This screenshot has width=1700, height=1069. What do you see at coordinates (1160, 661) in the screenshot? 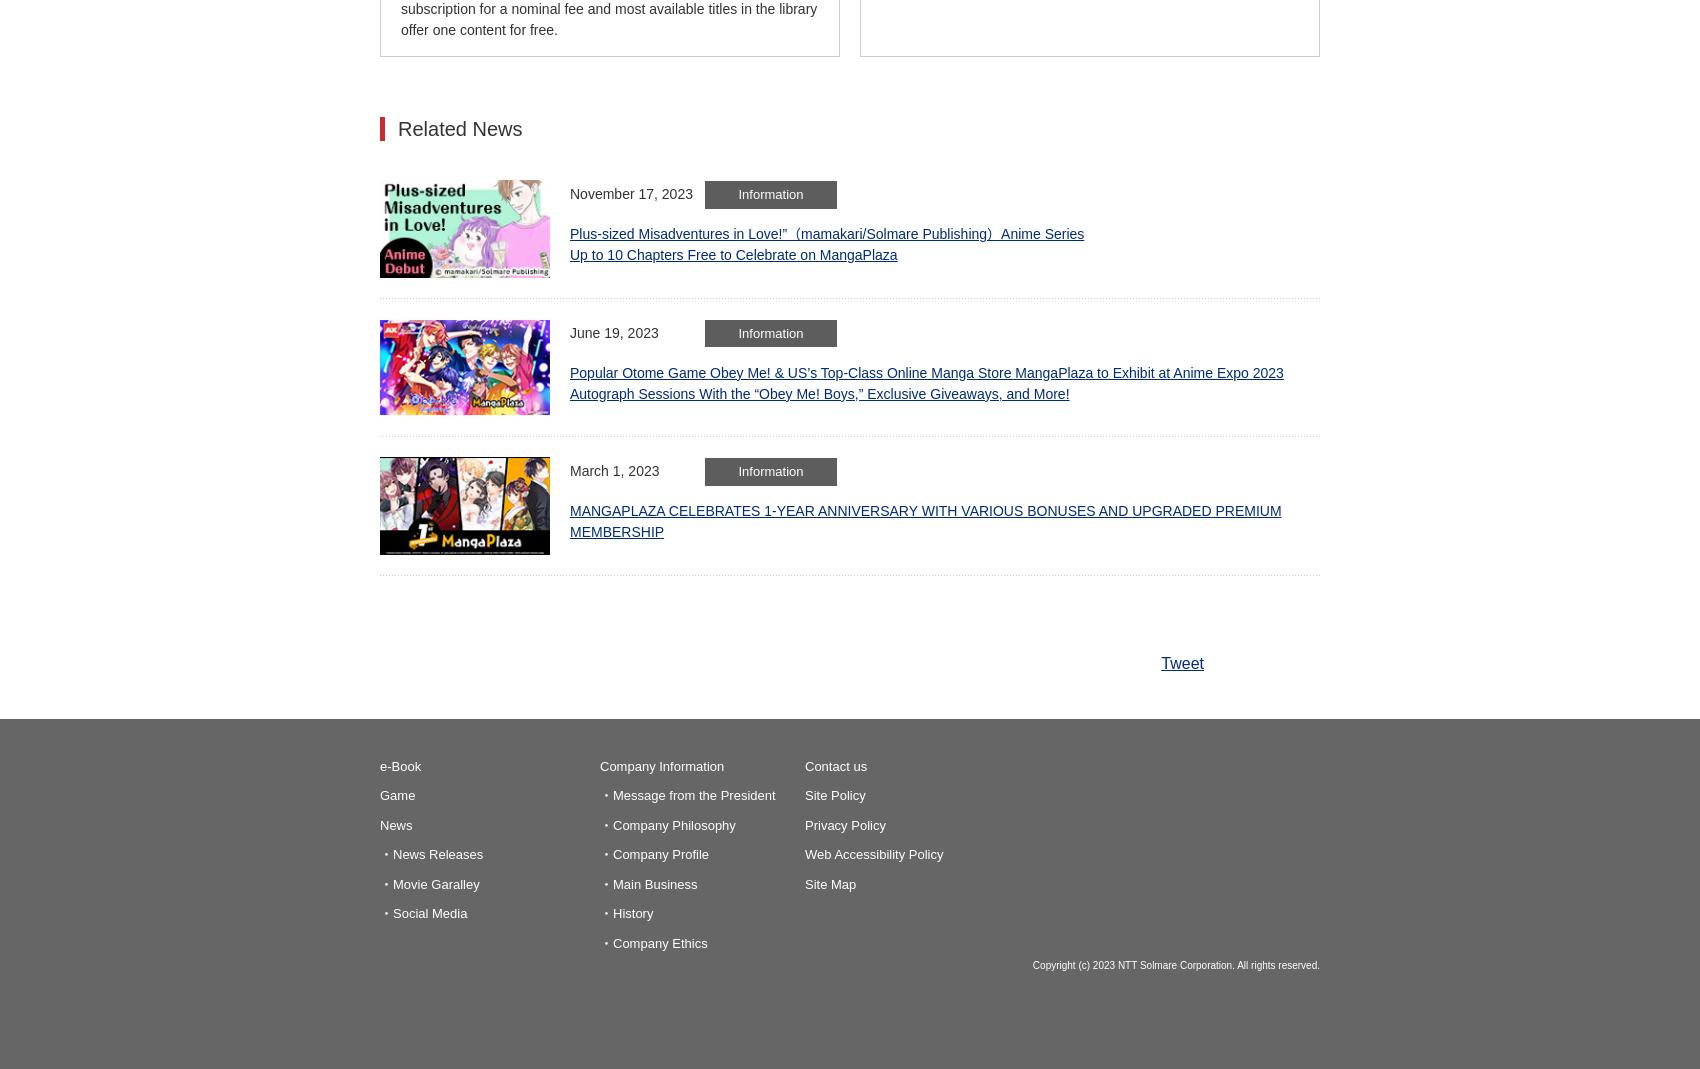
I see `'Tweet'` at bounding box center [1160, 661].